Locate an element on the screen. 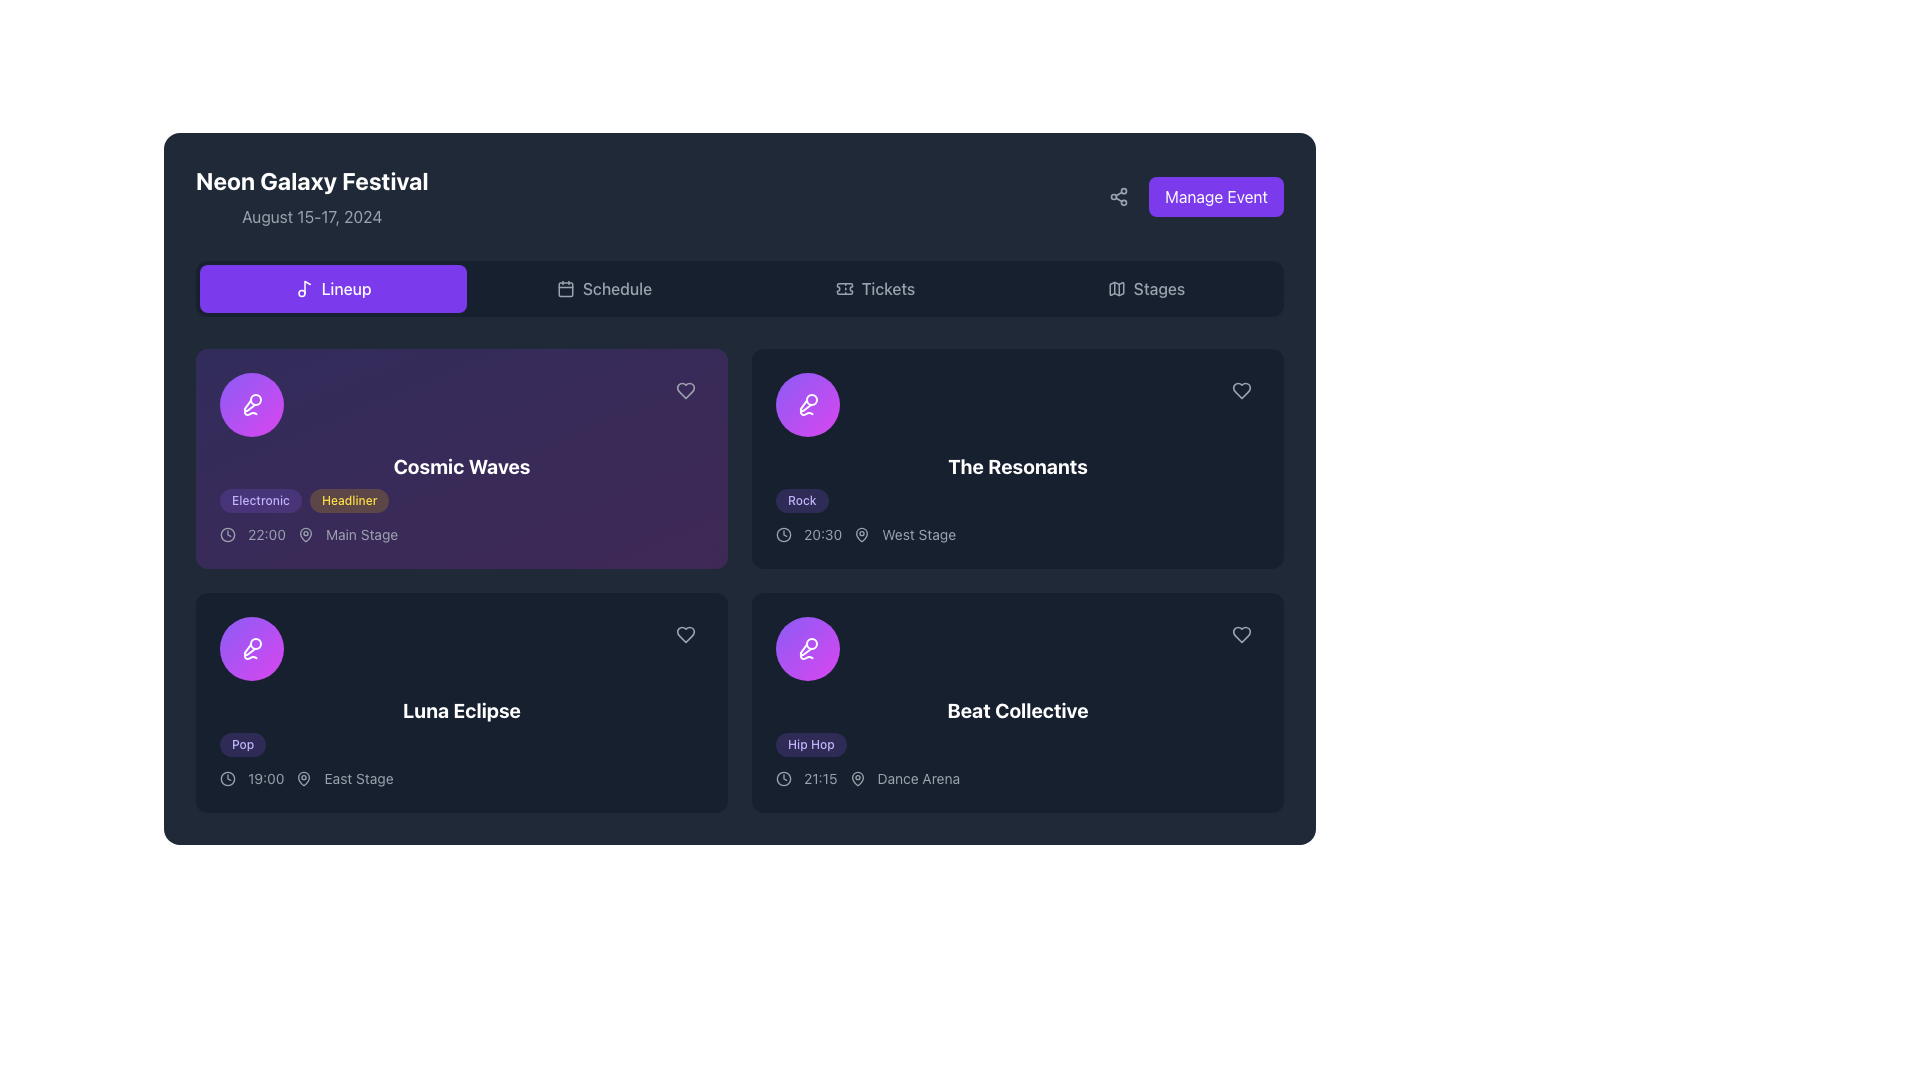 Image resolution: width=1920 pixels, height=1080 pixels. the SVG circular representation icon that visually represents the clock for the 'Luna Eclipse' event located at the bottom left of the event card is located at coordinates (227, 778).